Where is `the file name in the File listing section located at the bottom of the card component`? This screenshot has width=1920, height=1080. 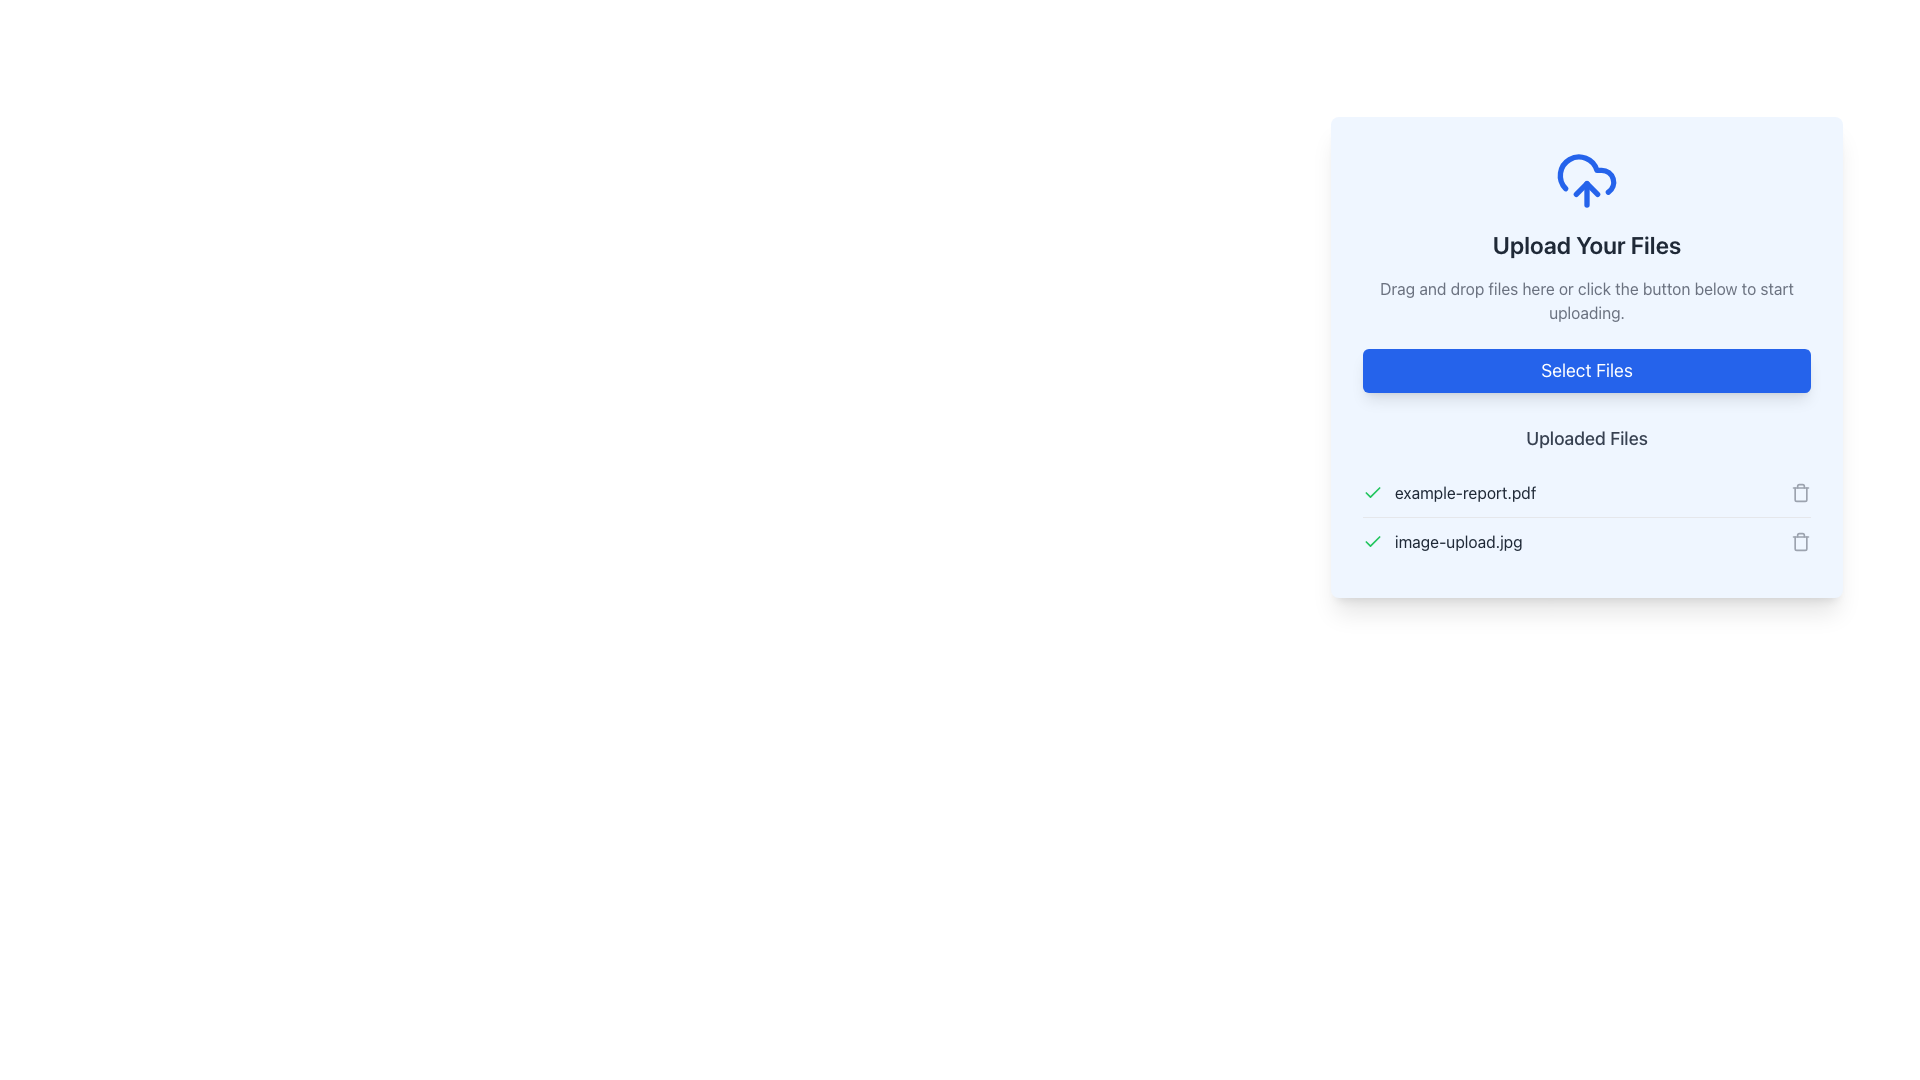 the file name in the File listing section located at the bottom of the card component is located at coordinates (1586, 494).